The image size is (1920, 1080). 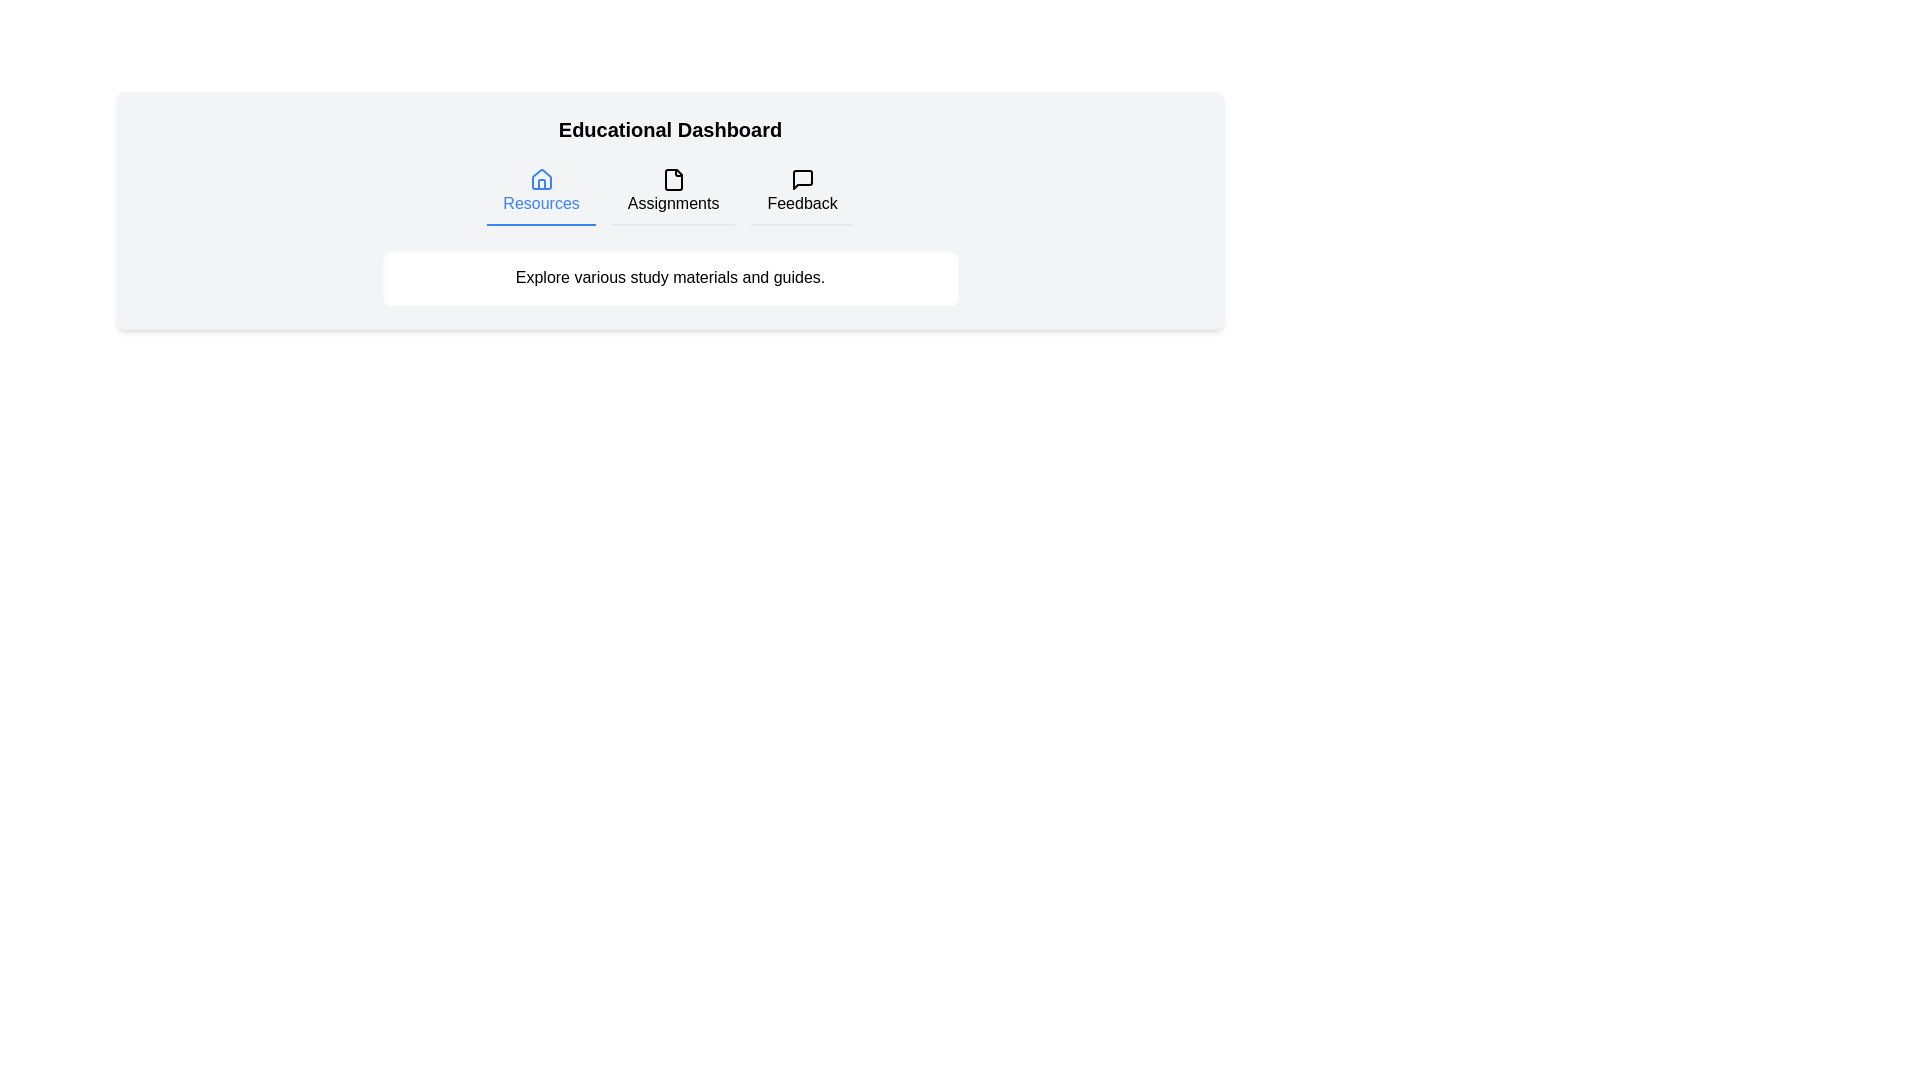 What do you see at coordinates (670, 277) in the screenshot?
I see `text displayed in the rectangular white box with rounded corners that contains the message 'Explore various study materials and guides.'` at bounding box center [670, 277].